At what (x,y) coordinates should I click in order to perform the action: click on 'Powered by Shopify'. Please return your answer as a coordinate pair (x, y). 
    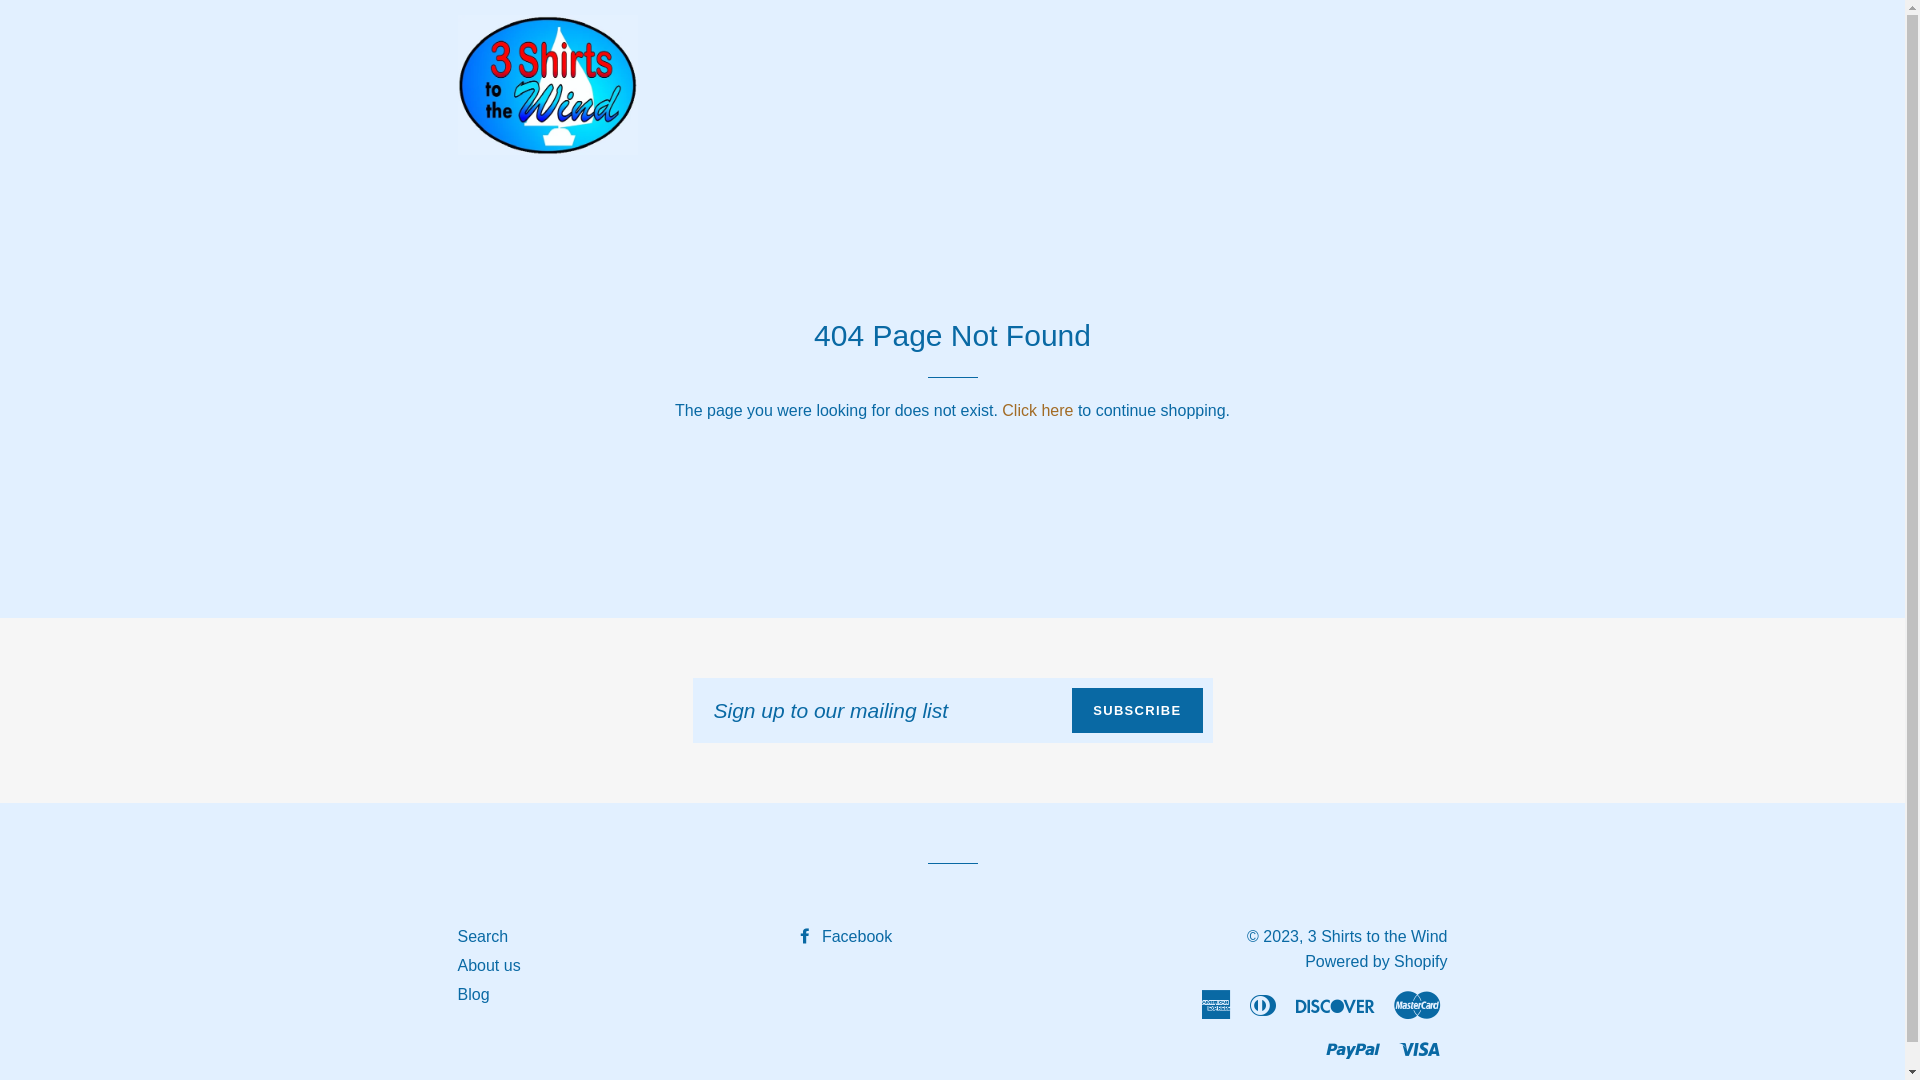
    Looking at the image, I should click on (1375, 960).